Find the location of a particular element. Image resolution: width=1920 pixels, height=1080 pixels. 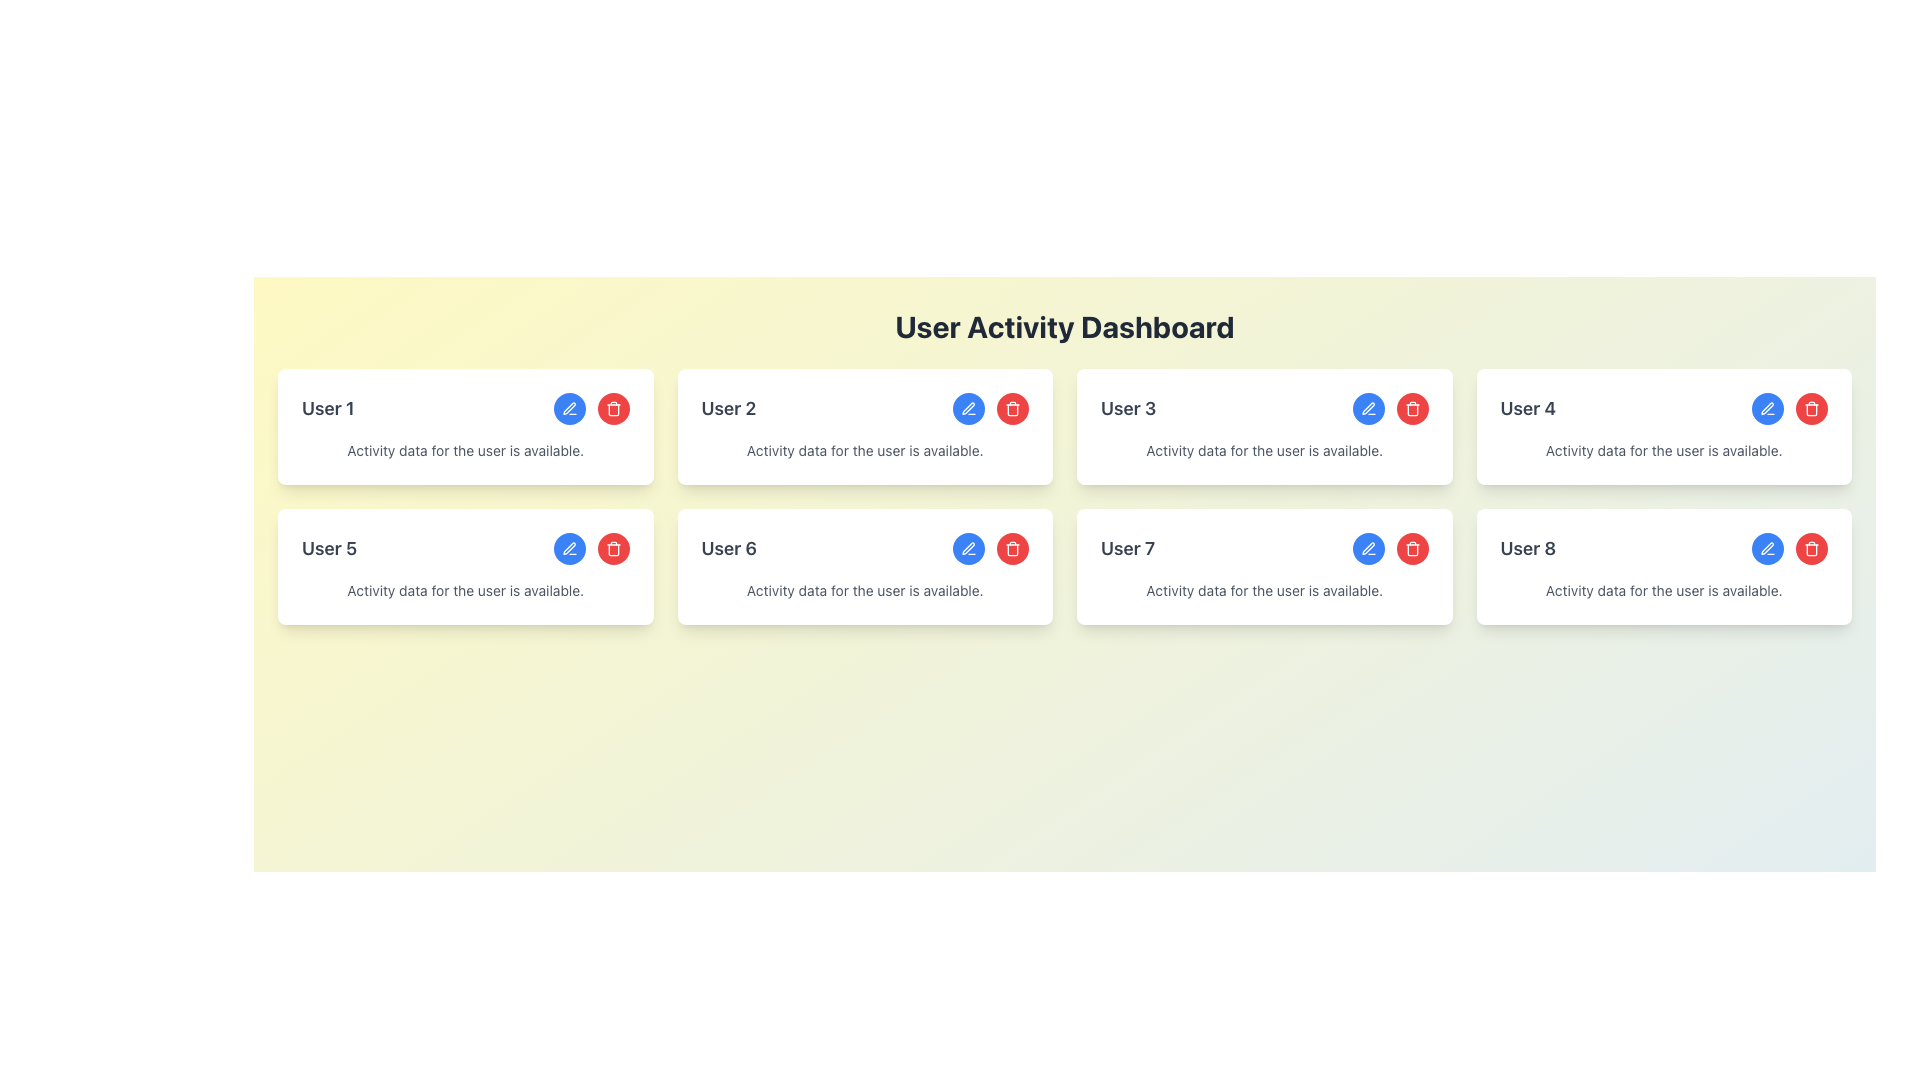

message 'Activity data for the user is available.' displayed in small gray text below 'User 8' in the card-like structure is located at coordinates (1664, 589).